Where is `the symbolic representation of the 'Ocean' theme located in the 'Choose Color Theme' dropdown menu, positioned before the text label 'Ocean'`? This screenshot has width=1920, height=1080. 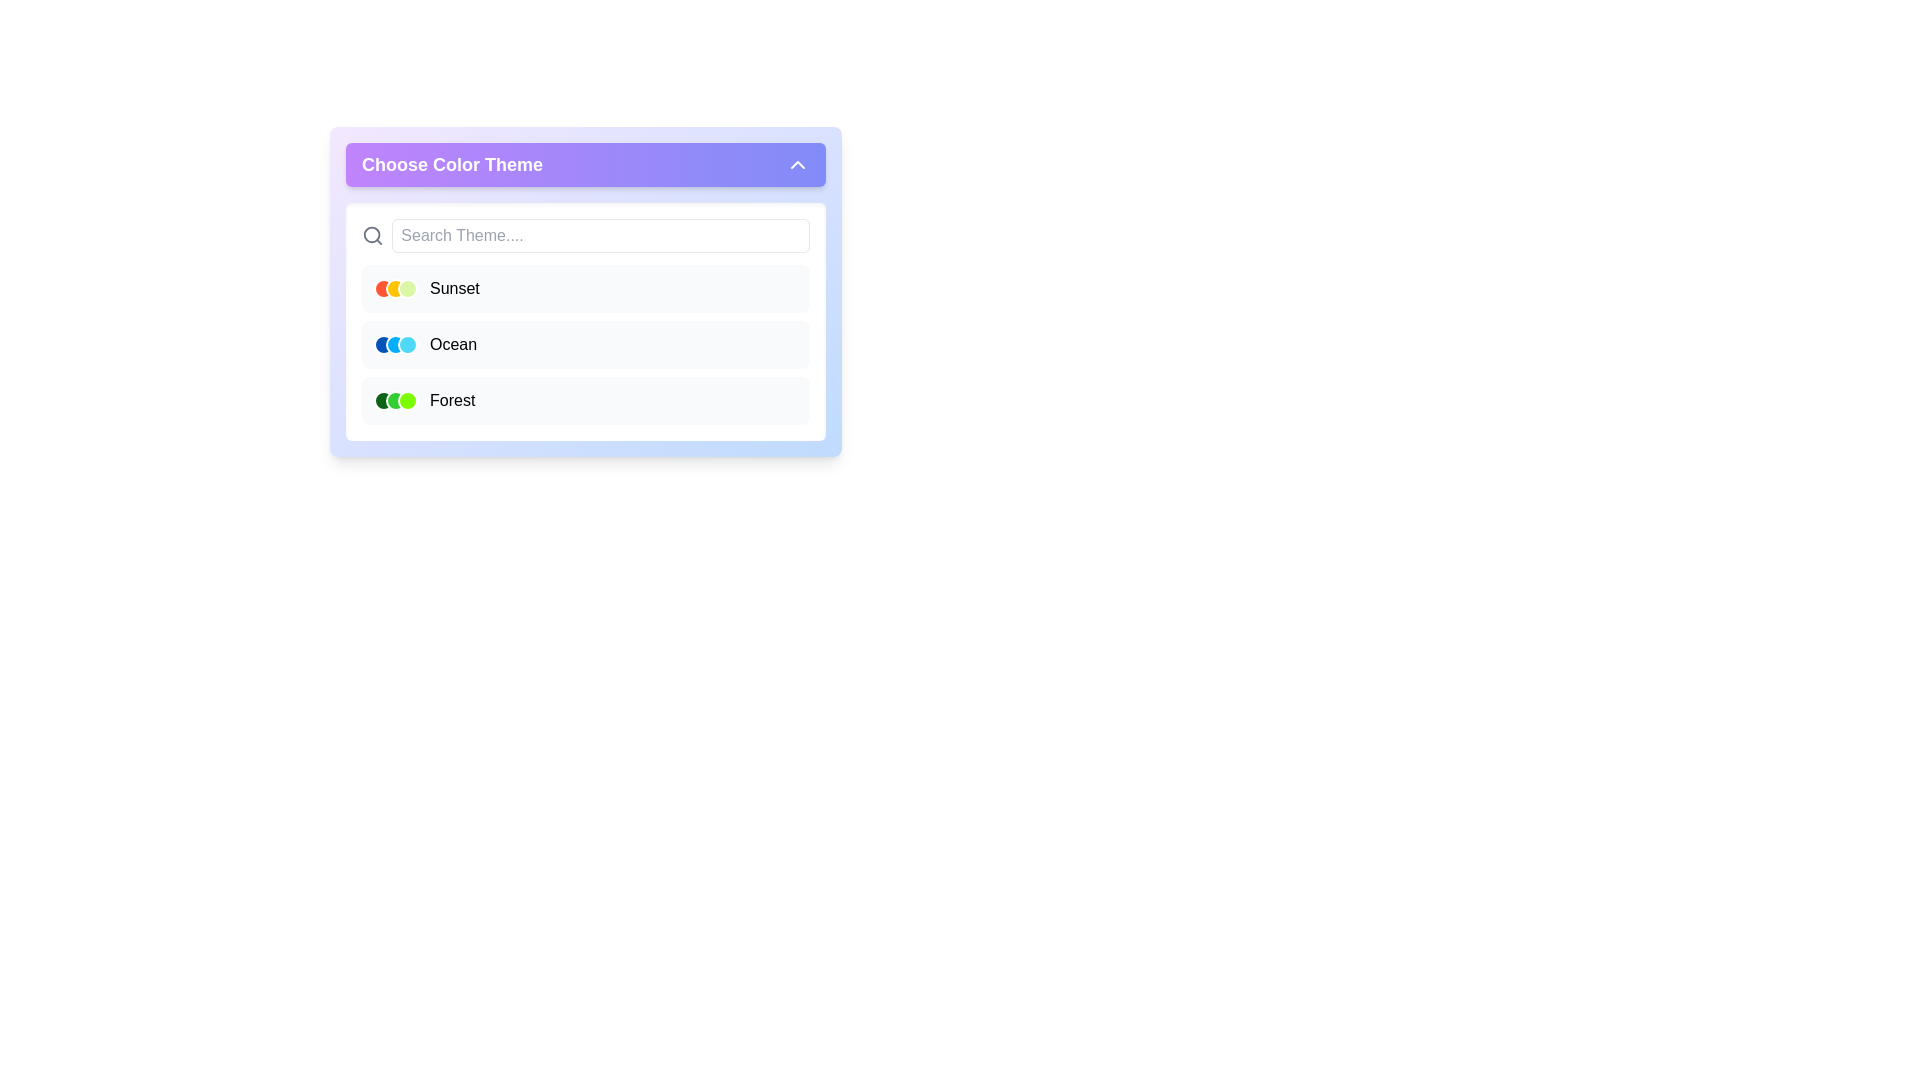 the symbolic representation of the 'Ocean' theme located in the 'Choose Color Theme' dropdown menu, positioned before the text label 'Ocean' is located at coordinates (395, 343).